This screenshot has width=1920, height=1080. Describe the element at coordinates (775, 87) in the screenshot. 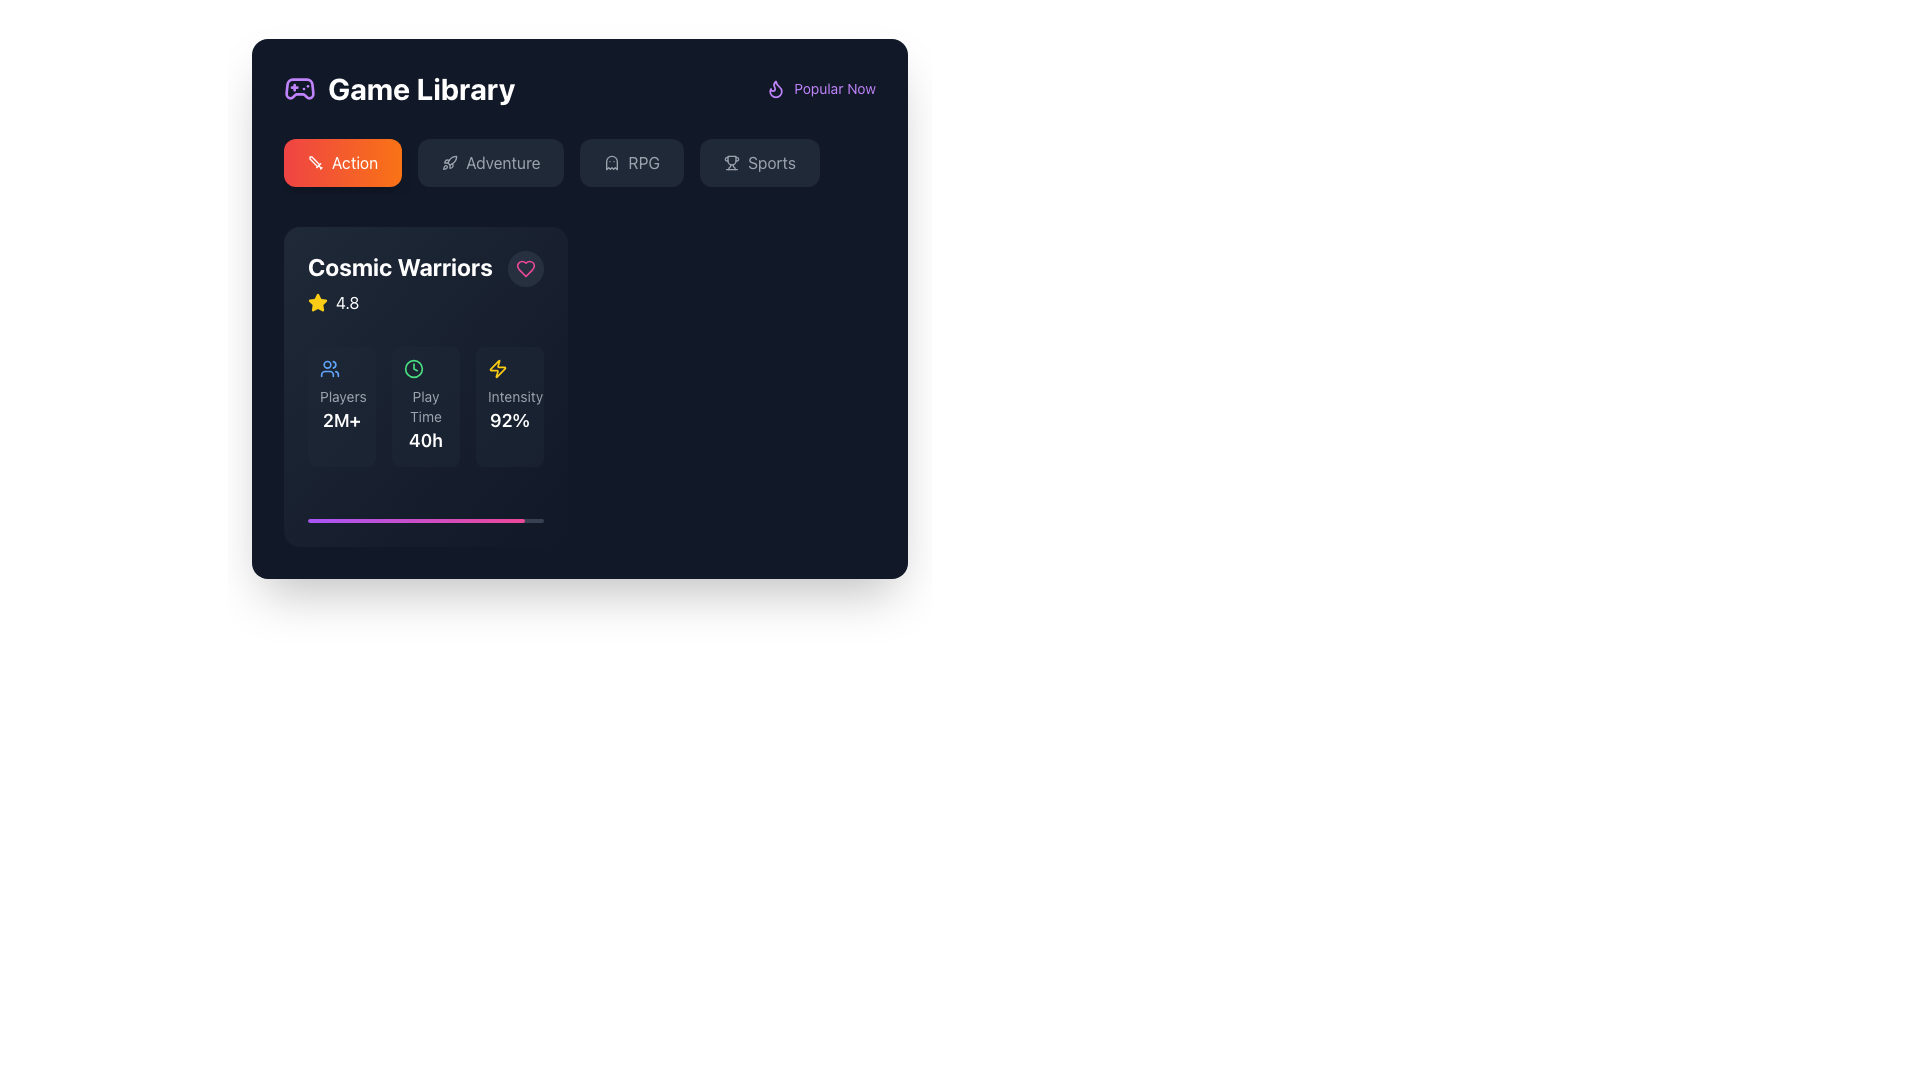

I see `the flame icon located in the top-right corner of the dark-themed card layout, adjacent to the 'Popular Now' text` at that location.